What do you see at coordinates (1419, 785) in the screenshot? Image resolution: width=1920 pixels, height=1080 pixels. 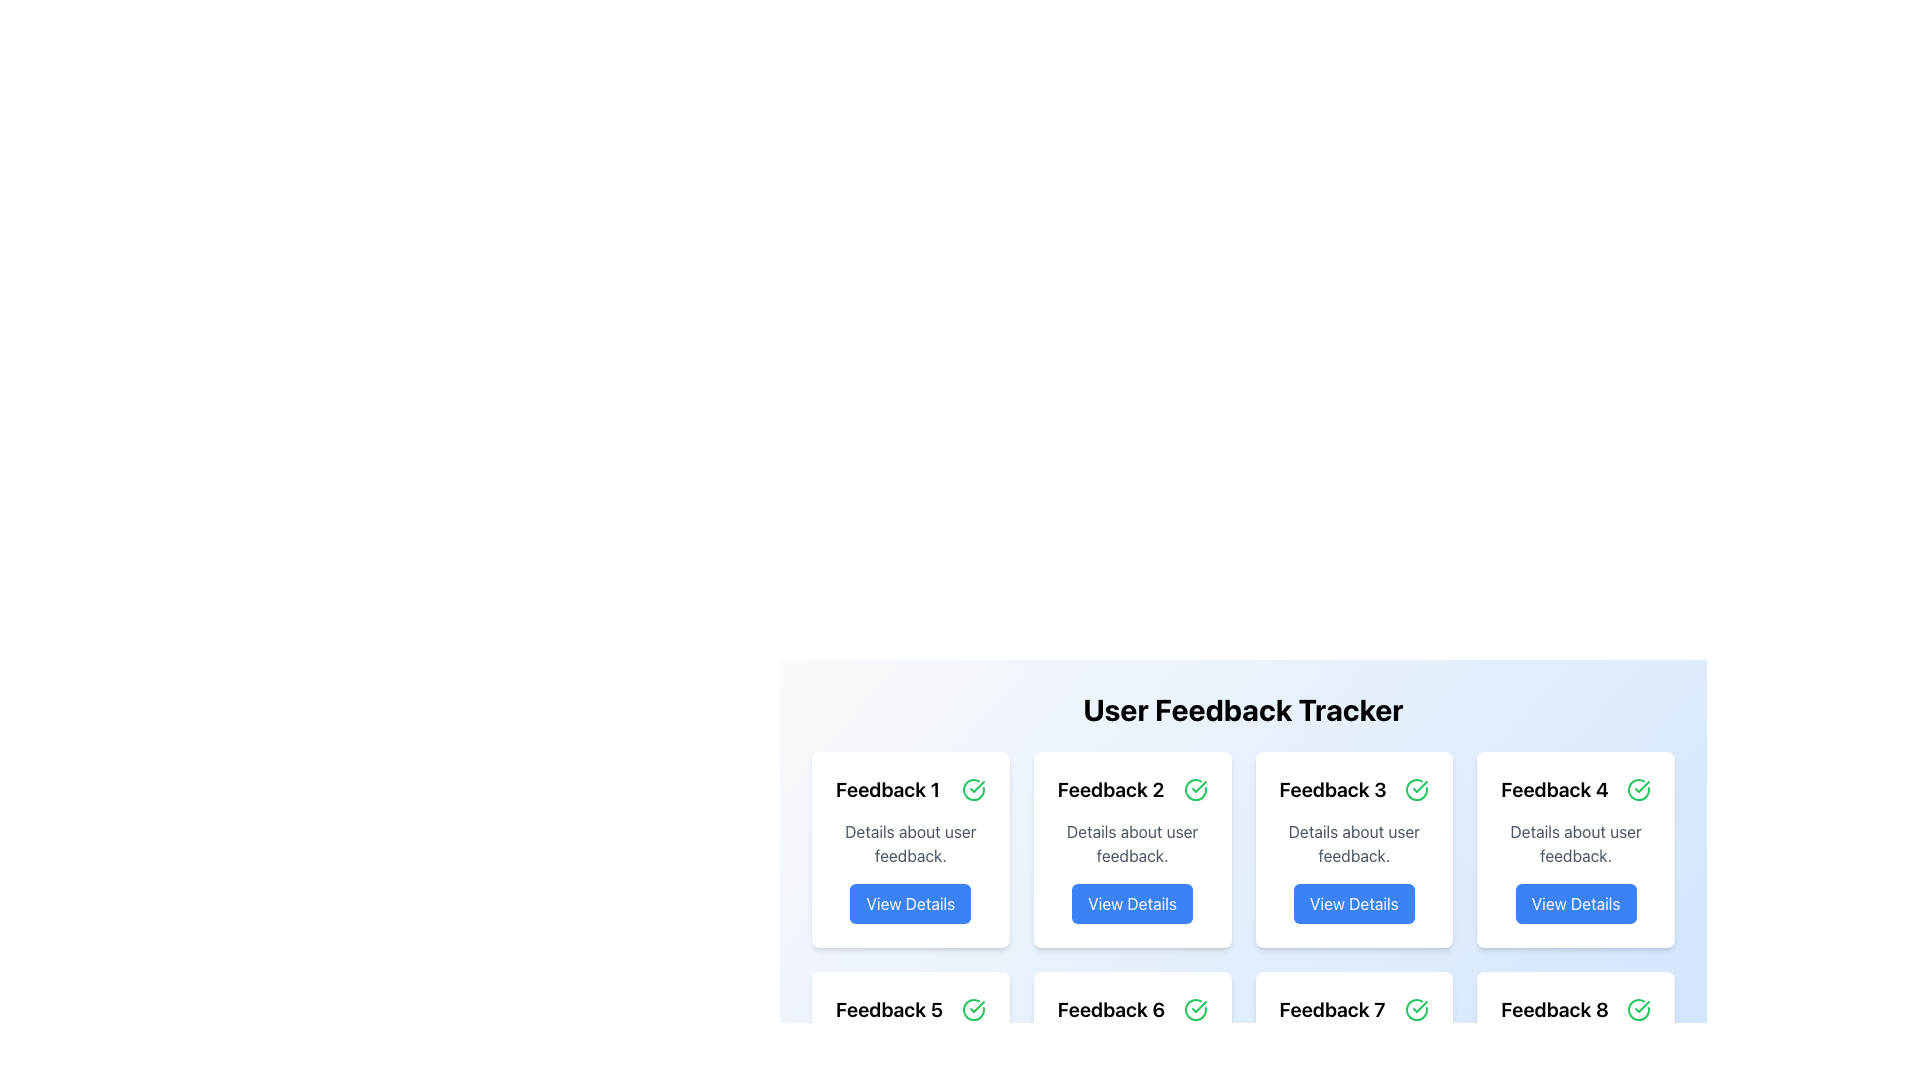 I see `the green checkmark icon associated with the label 'Feedback 3' in the User Feedback Tracker section, located in the third card of the feedback items grid` at bounding box center [1419, 785].